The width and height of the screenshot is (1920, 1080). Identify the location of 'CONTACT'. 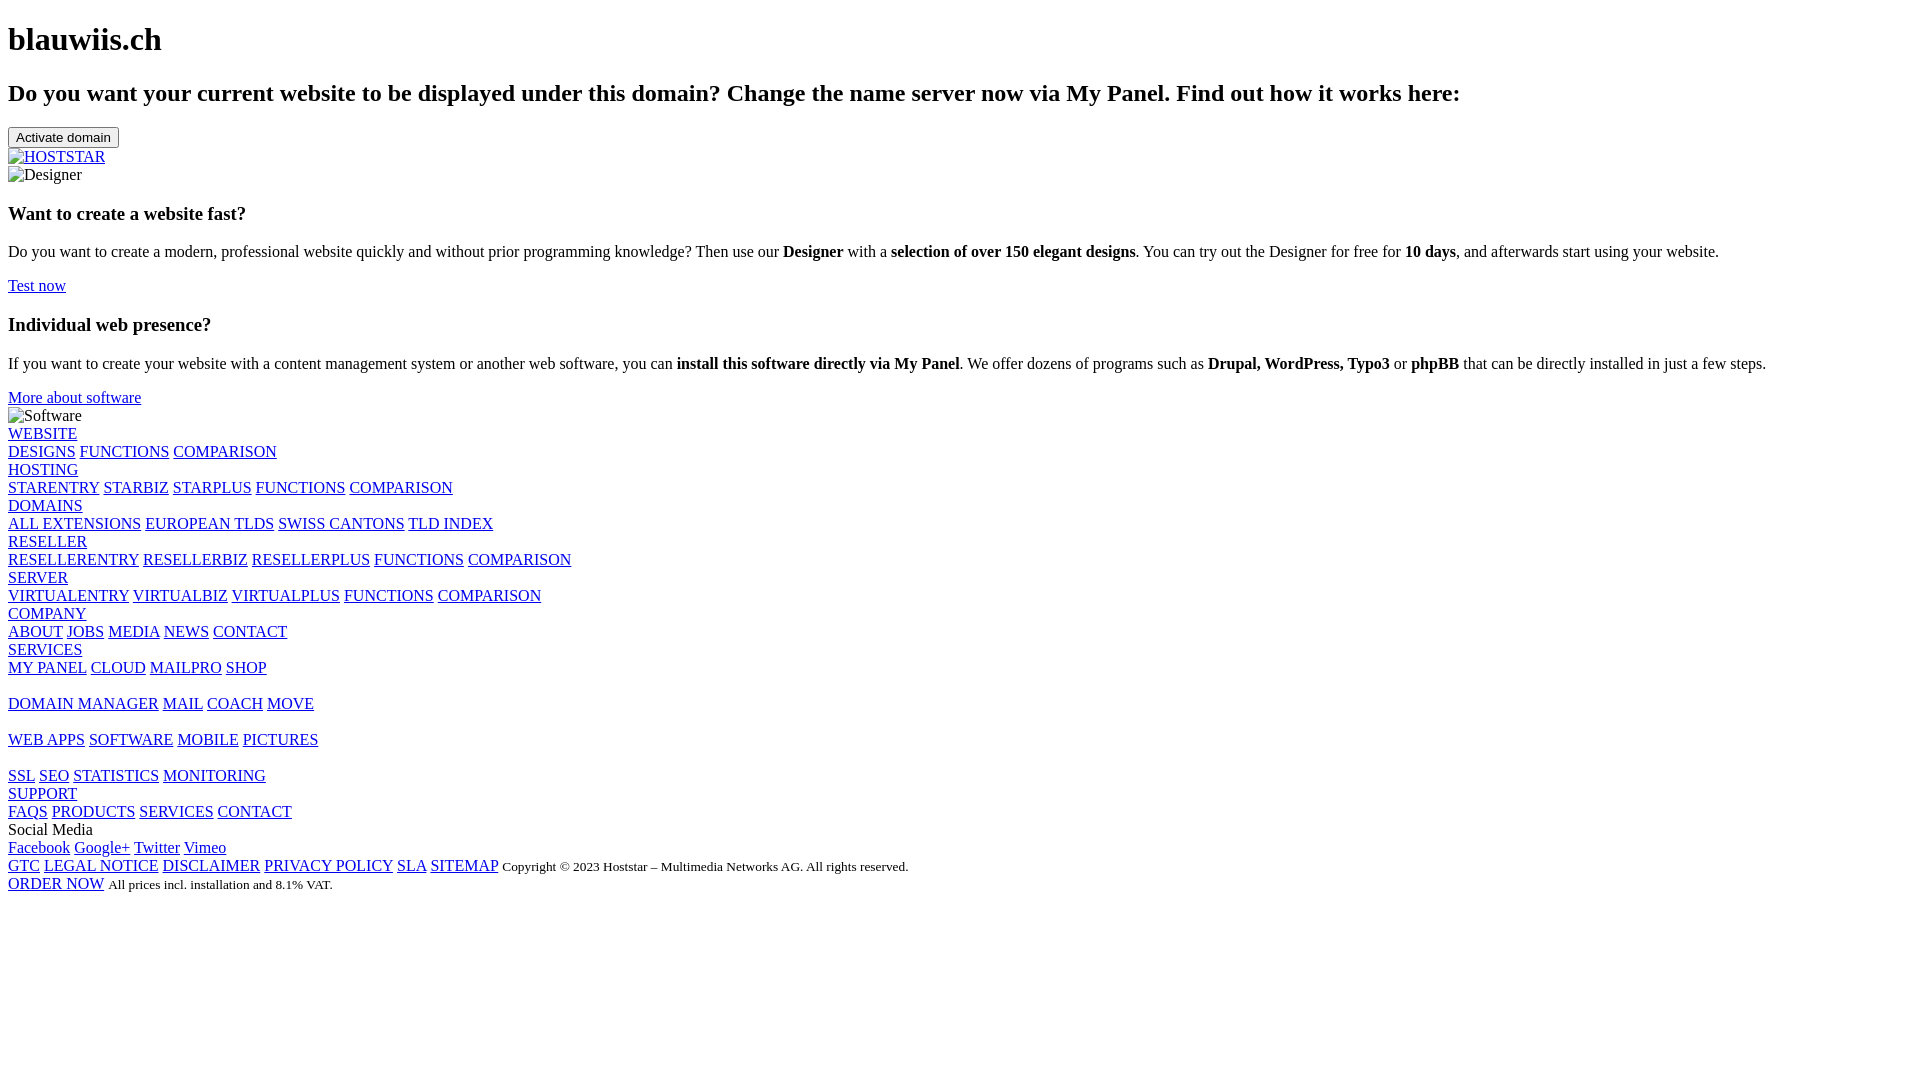
(253, 811).